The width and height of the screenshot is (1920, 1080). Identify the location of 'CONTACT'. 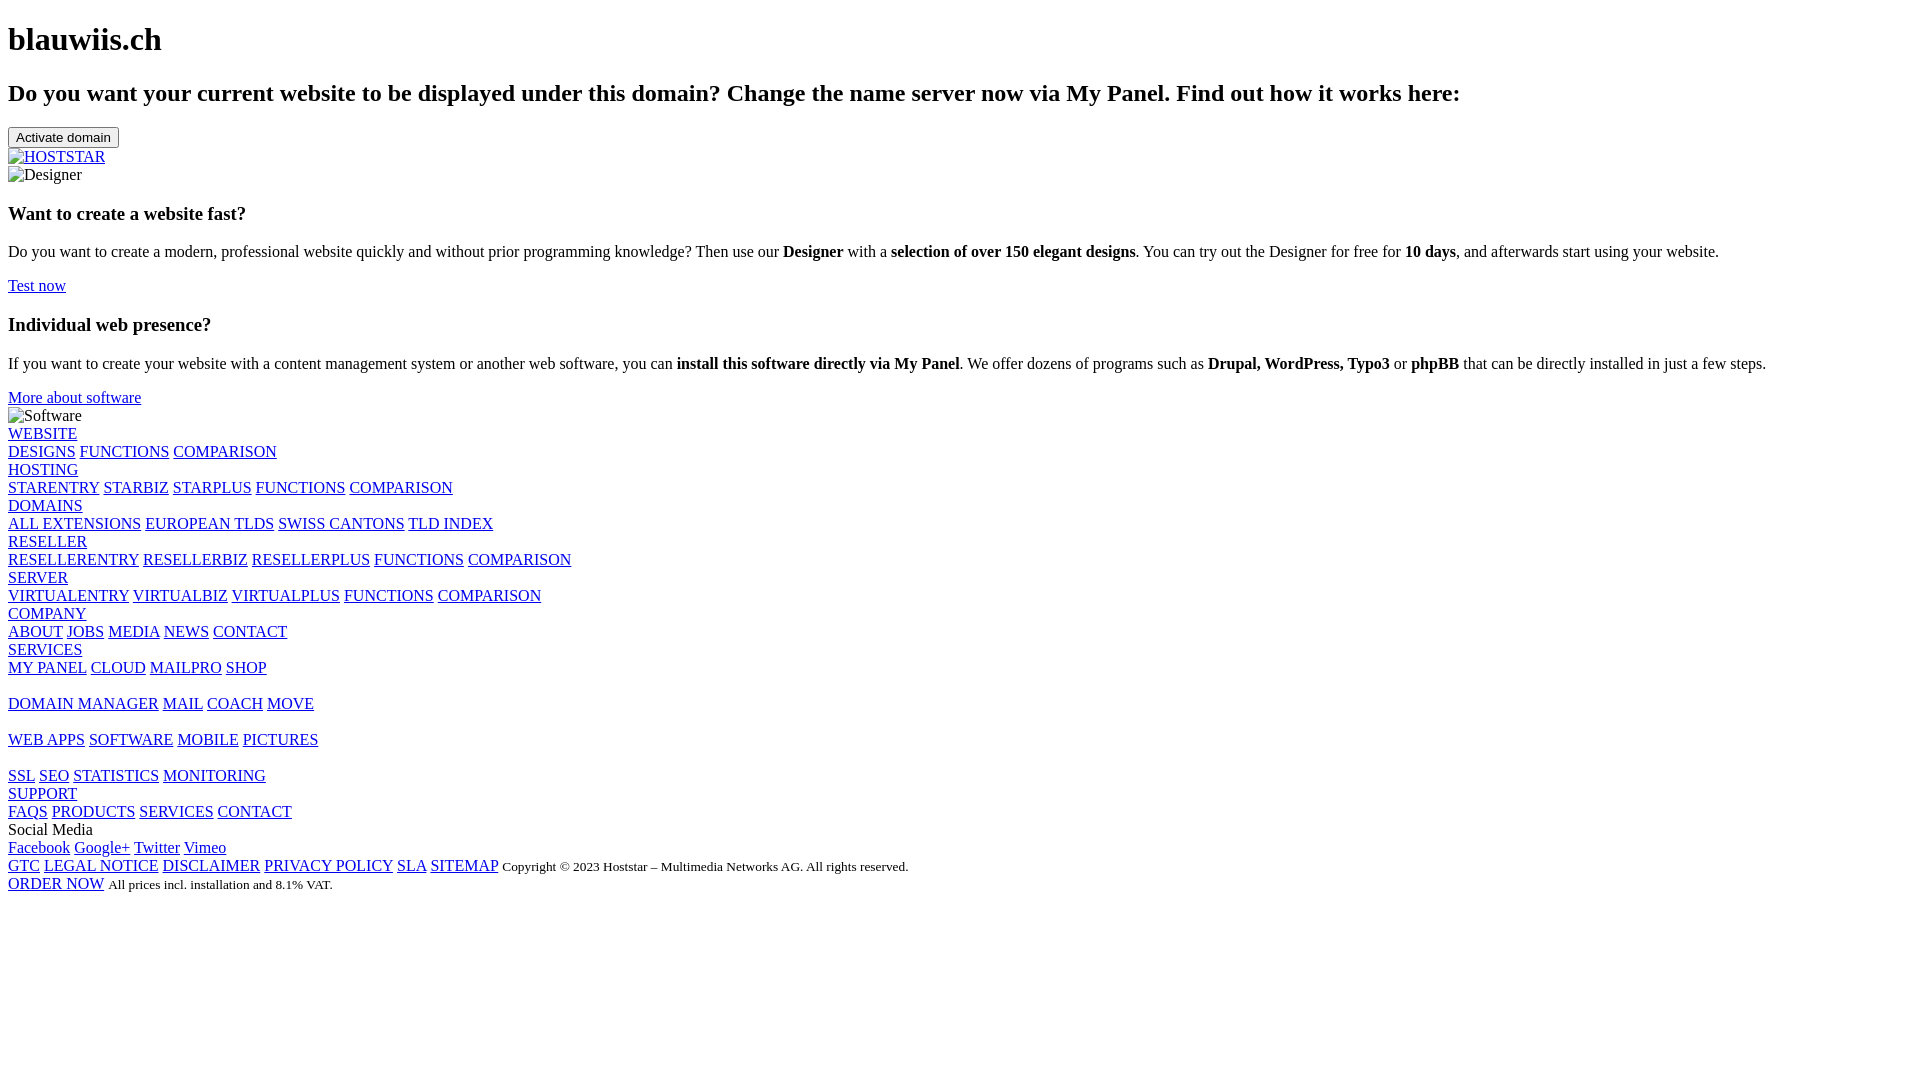
(253, 811).